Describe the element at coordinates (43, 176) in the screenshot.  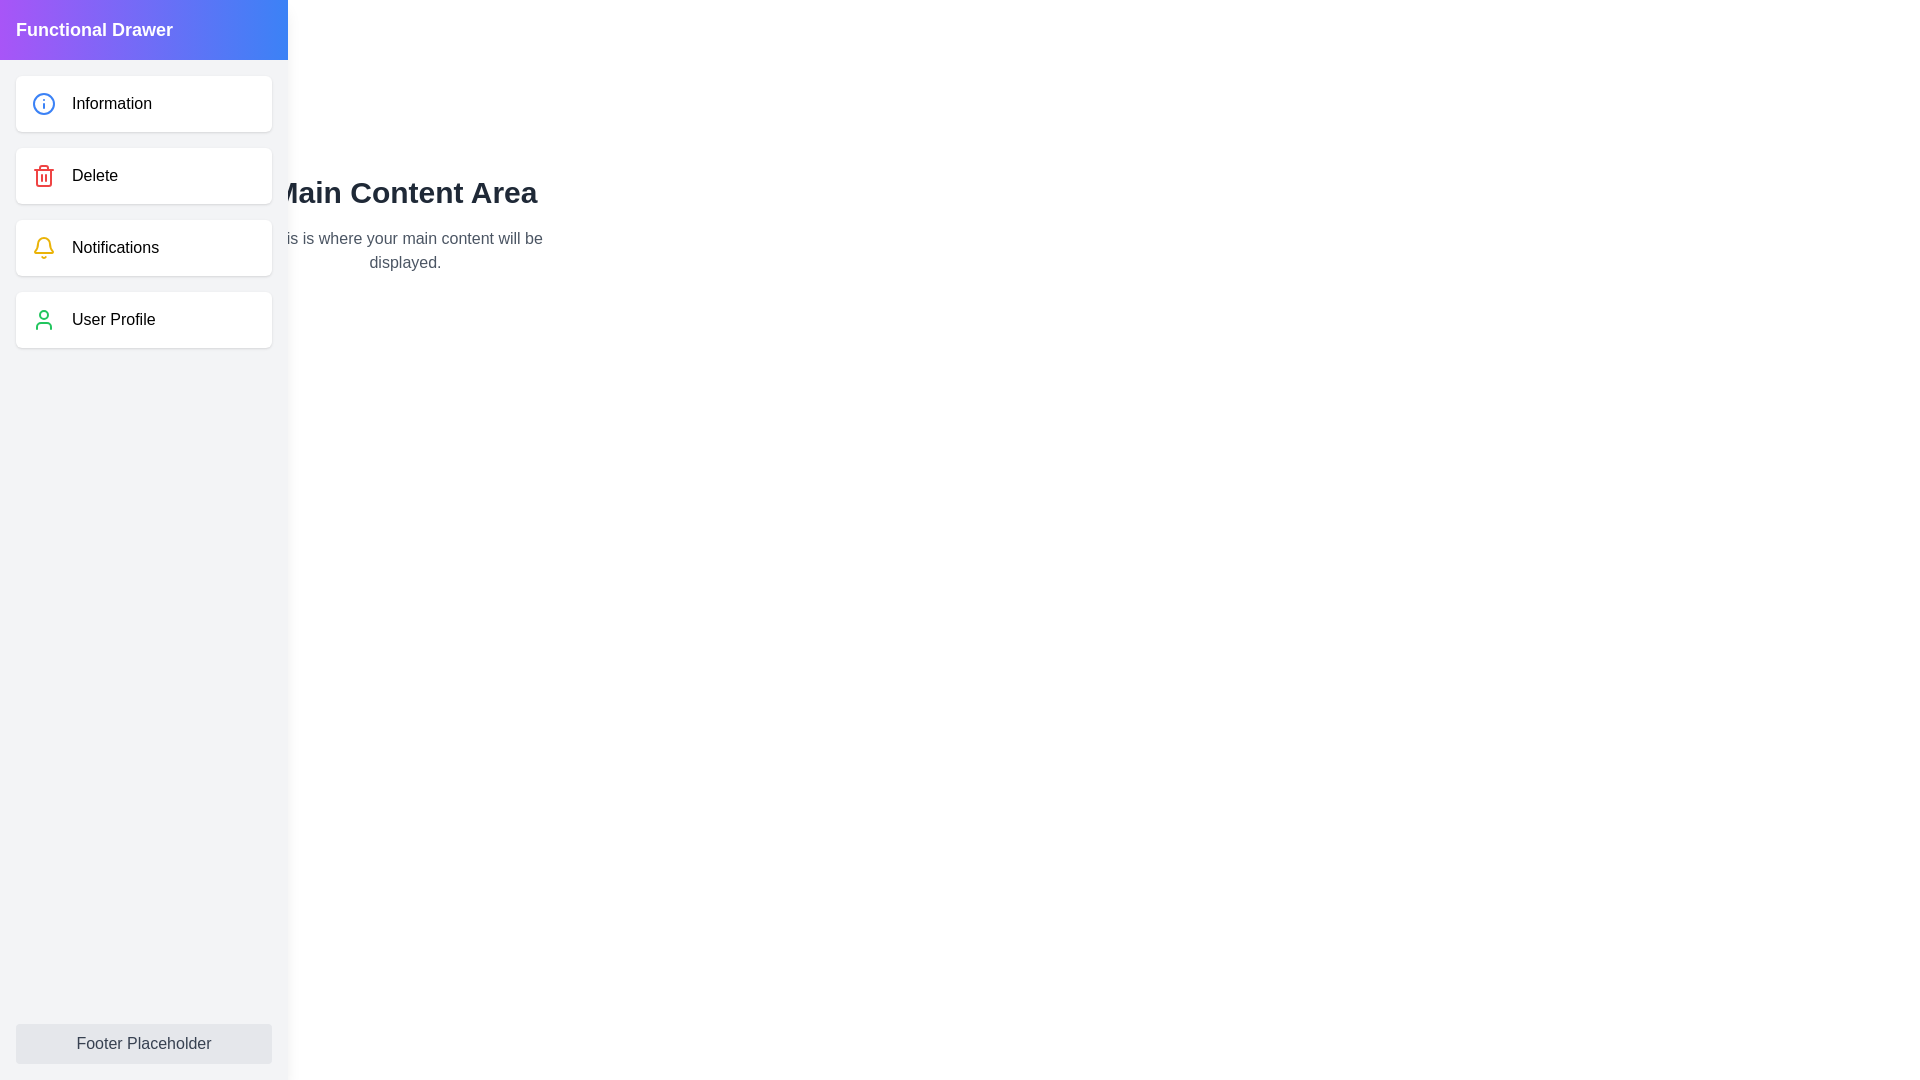
I see `the trash icon graphic component which is part of the 'Delete' button located in the left sidebar, positioned second from the top` at that location.